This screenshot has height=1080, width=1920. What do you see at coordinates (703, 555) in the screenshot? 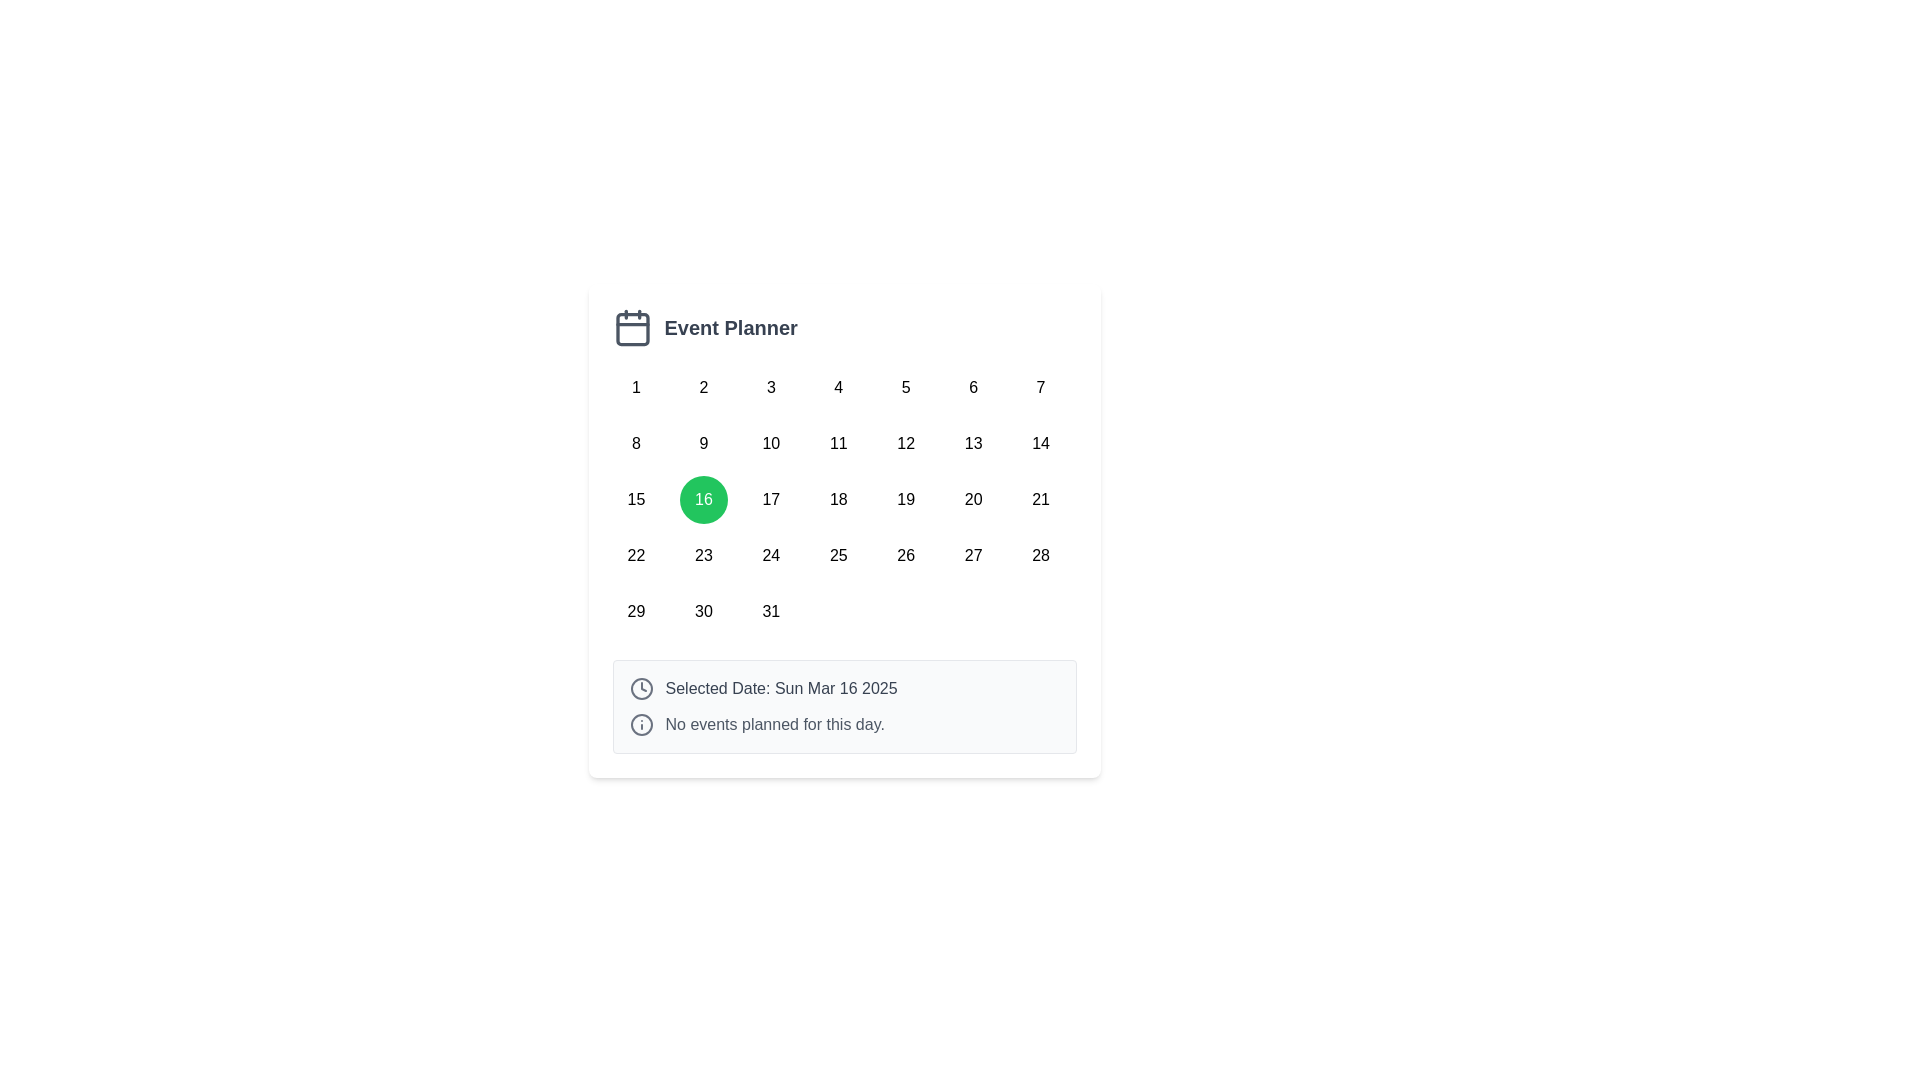
I see `the selectable calendar date button for the date '23' located in the fifth row and second column of the calendar layout` at bounding box center [703, 555].